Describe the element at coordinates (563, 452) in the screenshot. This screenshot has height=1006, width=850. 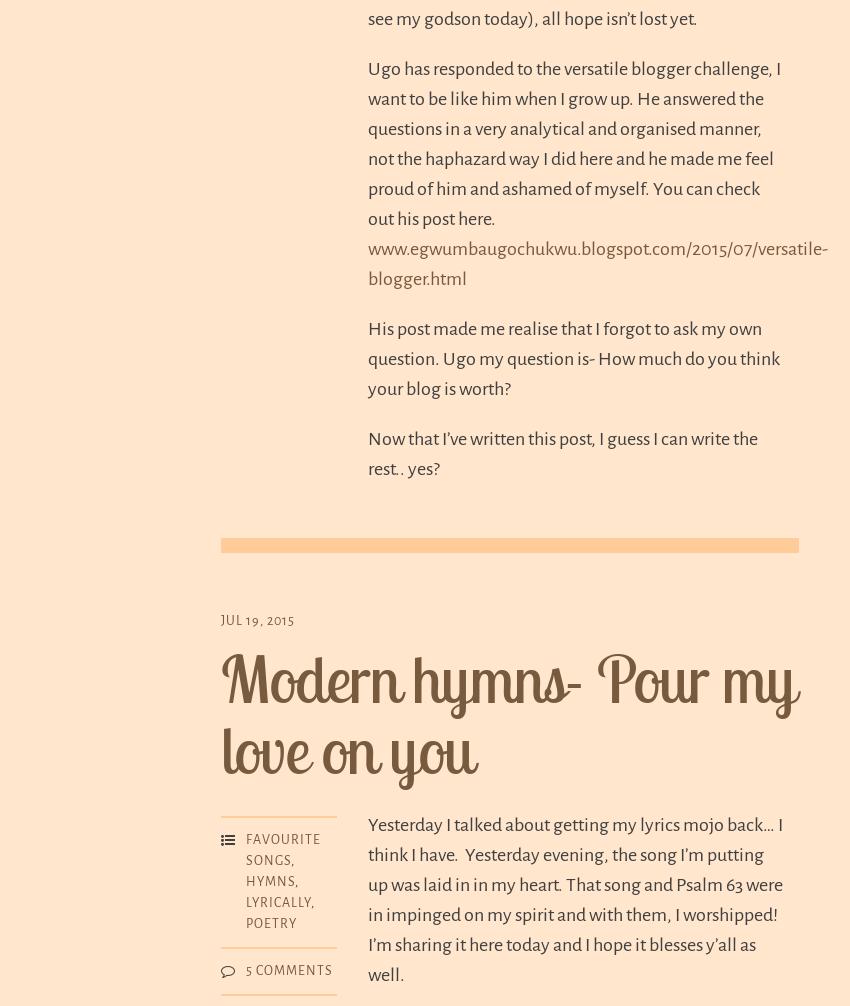
I see `'Now that I’ve written this post, I guess I can write the rest.. yes?'` at that location.